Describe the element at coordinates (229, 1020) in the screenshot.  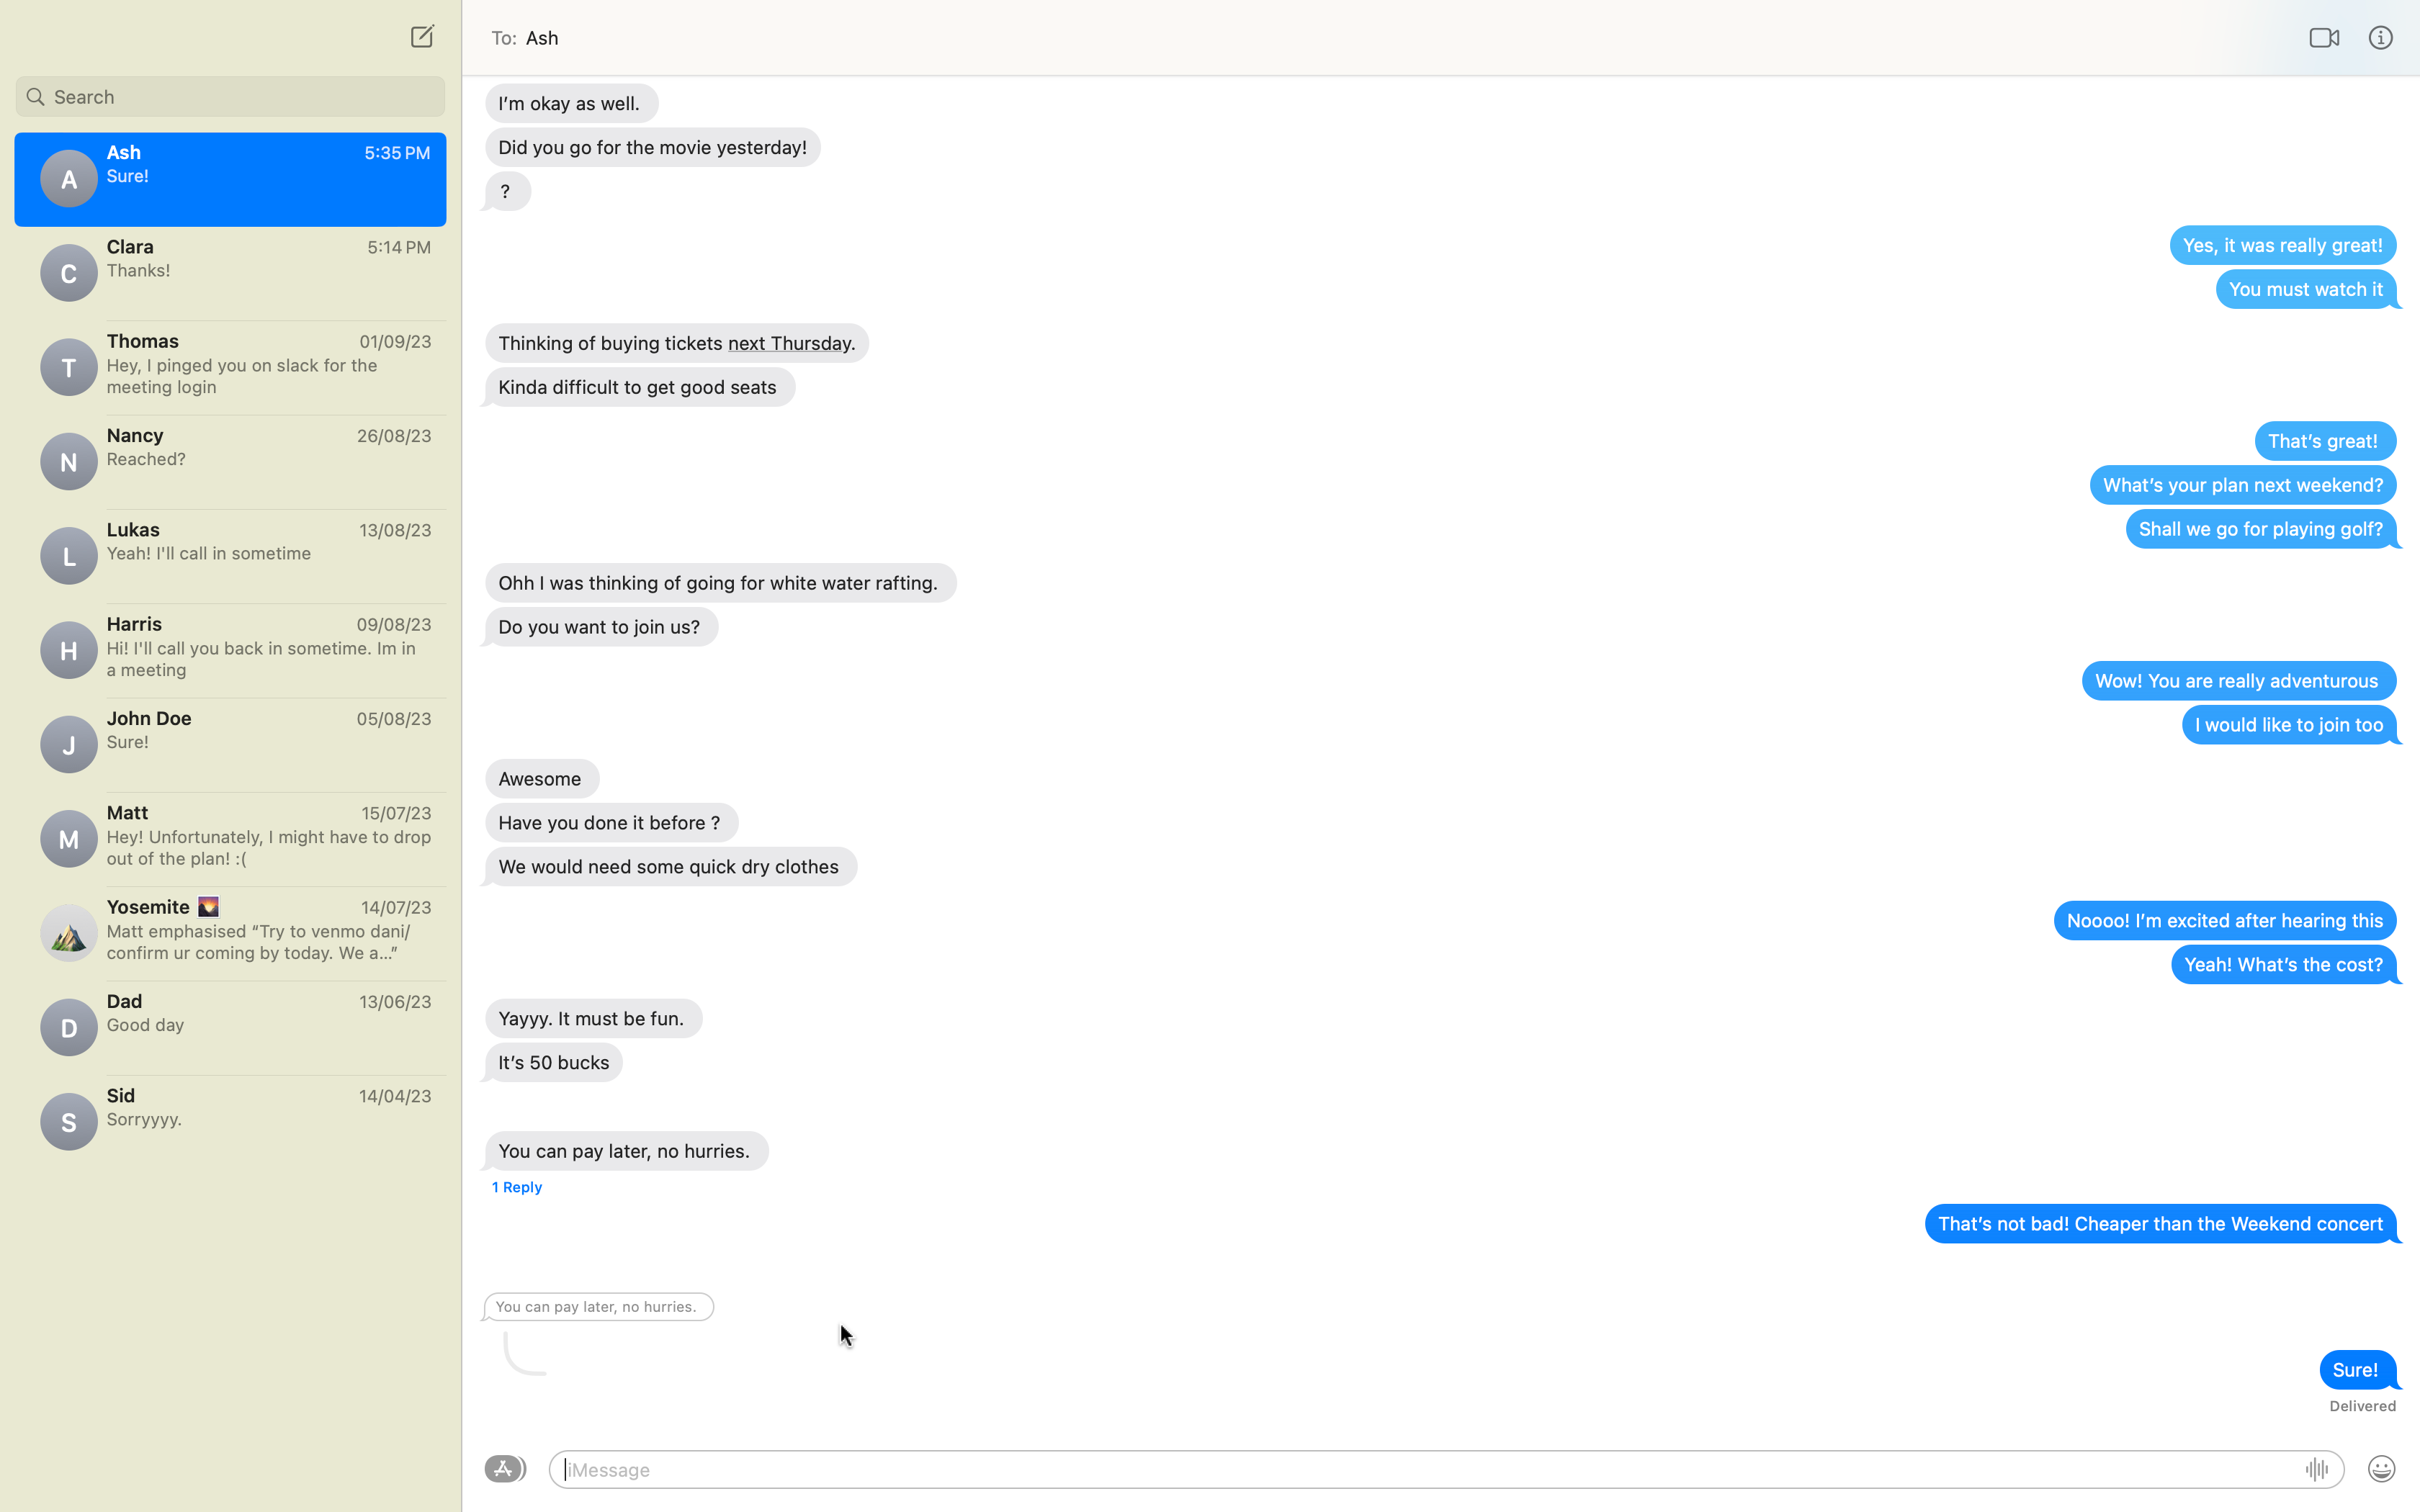
I see `the chat with Dad located on the left sidebar` at that location.